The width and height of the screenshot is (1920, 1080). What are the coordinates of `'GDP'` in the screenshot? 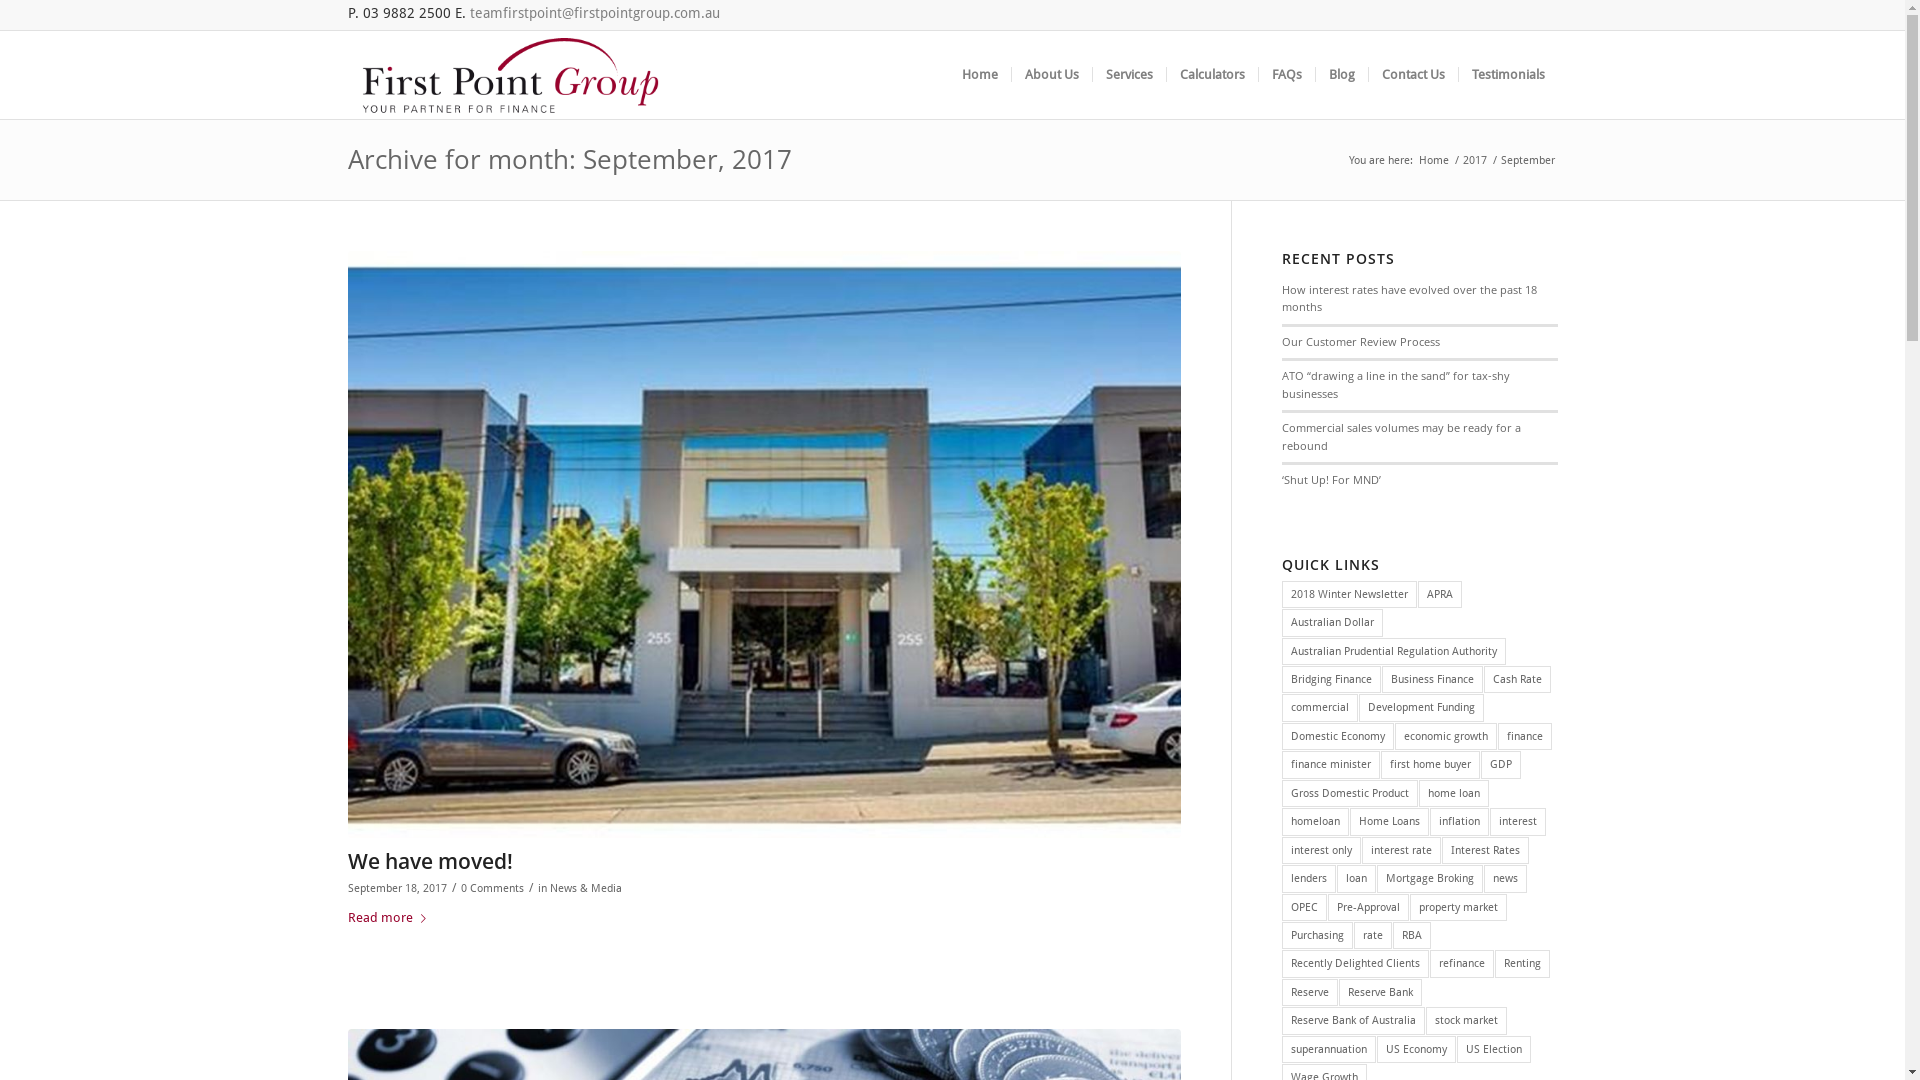 It's located at (1501, 764).